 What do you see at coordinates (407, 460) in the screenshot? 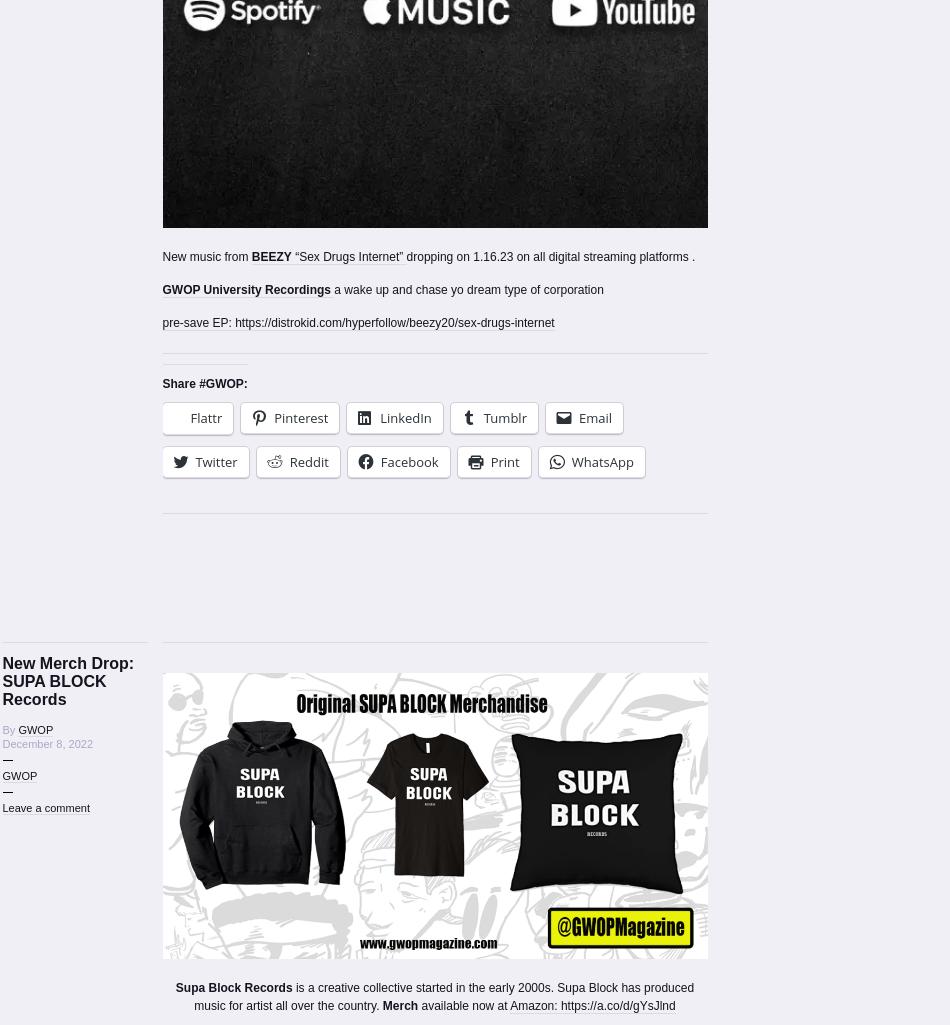
I see `'Facebook'` at bounding box center [407, 460].